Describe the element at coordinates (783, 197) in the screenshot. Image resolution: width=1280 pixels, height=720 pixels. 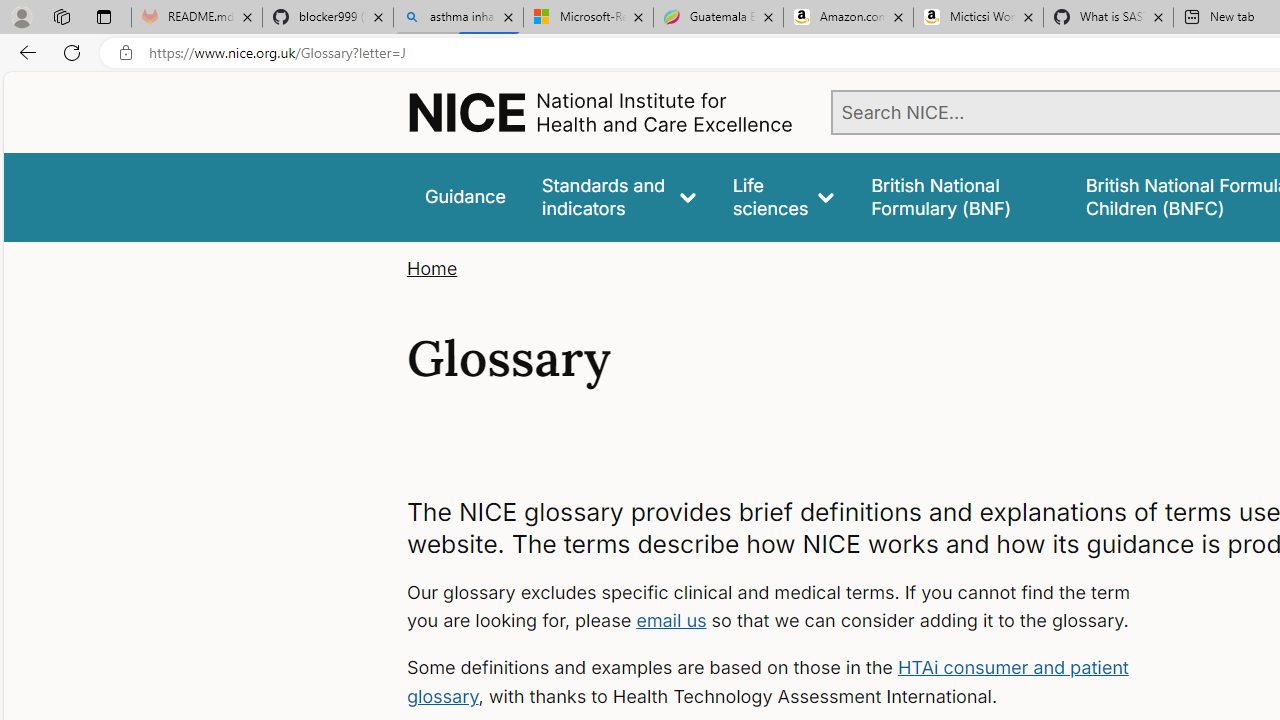
I see `'Life sciences'` at that location.